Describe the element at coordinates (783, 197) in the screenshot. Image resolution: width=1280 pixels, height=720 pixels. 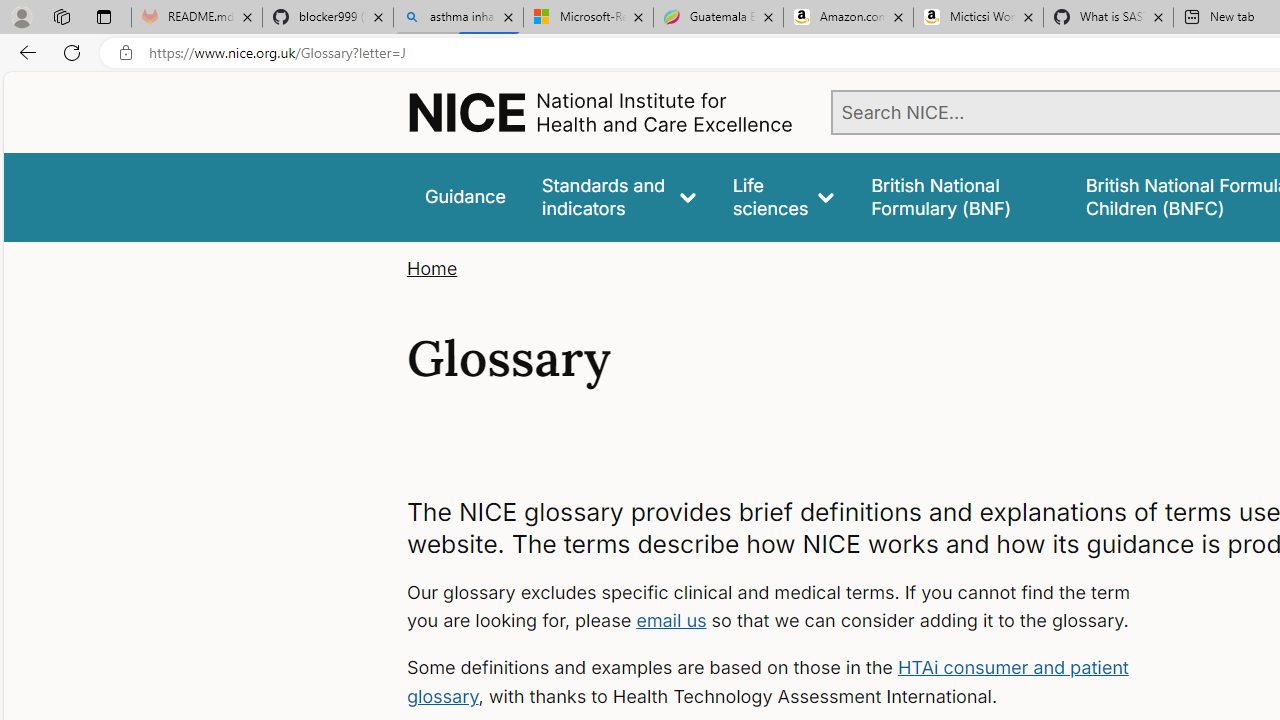
I see `'Life sciences'` at that location.